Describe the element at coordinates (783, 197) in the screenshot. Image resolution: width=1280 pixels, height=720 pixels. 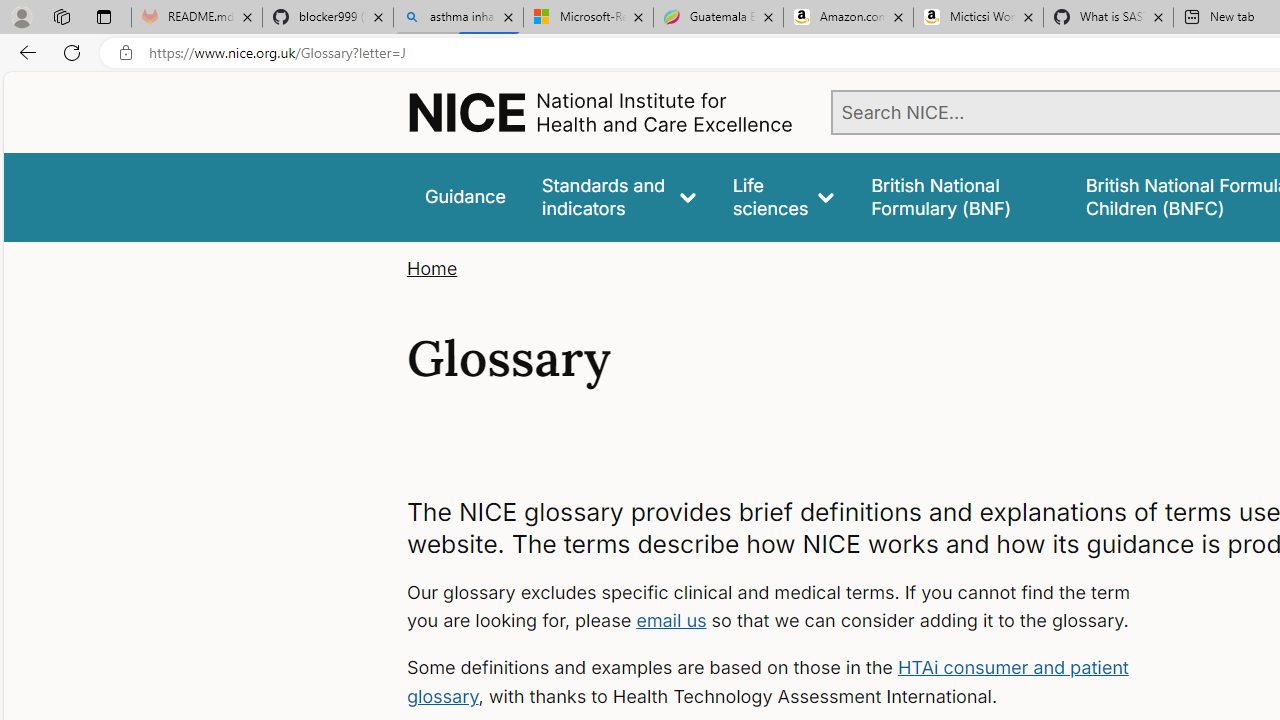
I see `'Life sciences'` at that location.